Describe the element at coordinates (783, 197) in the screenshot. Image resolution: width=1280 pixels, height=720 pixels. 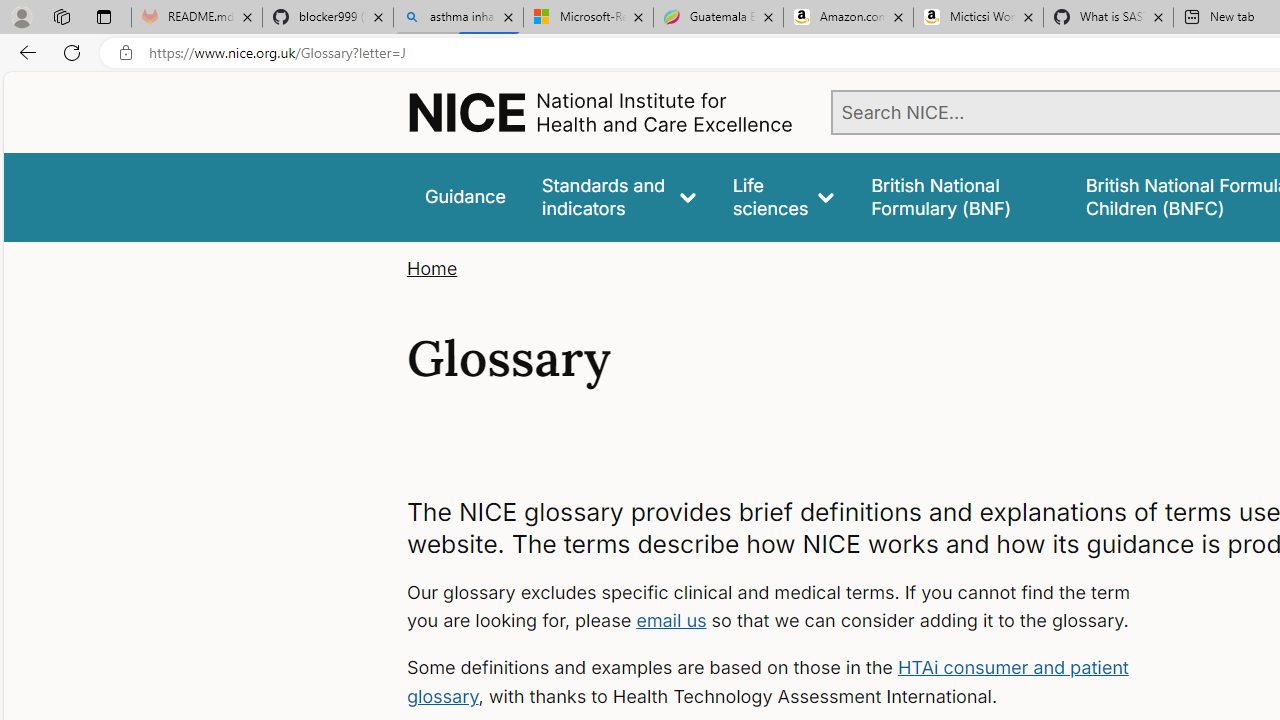
I see `'Life sciences'` at that location.